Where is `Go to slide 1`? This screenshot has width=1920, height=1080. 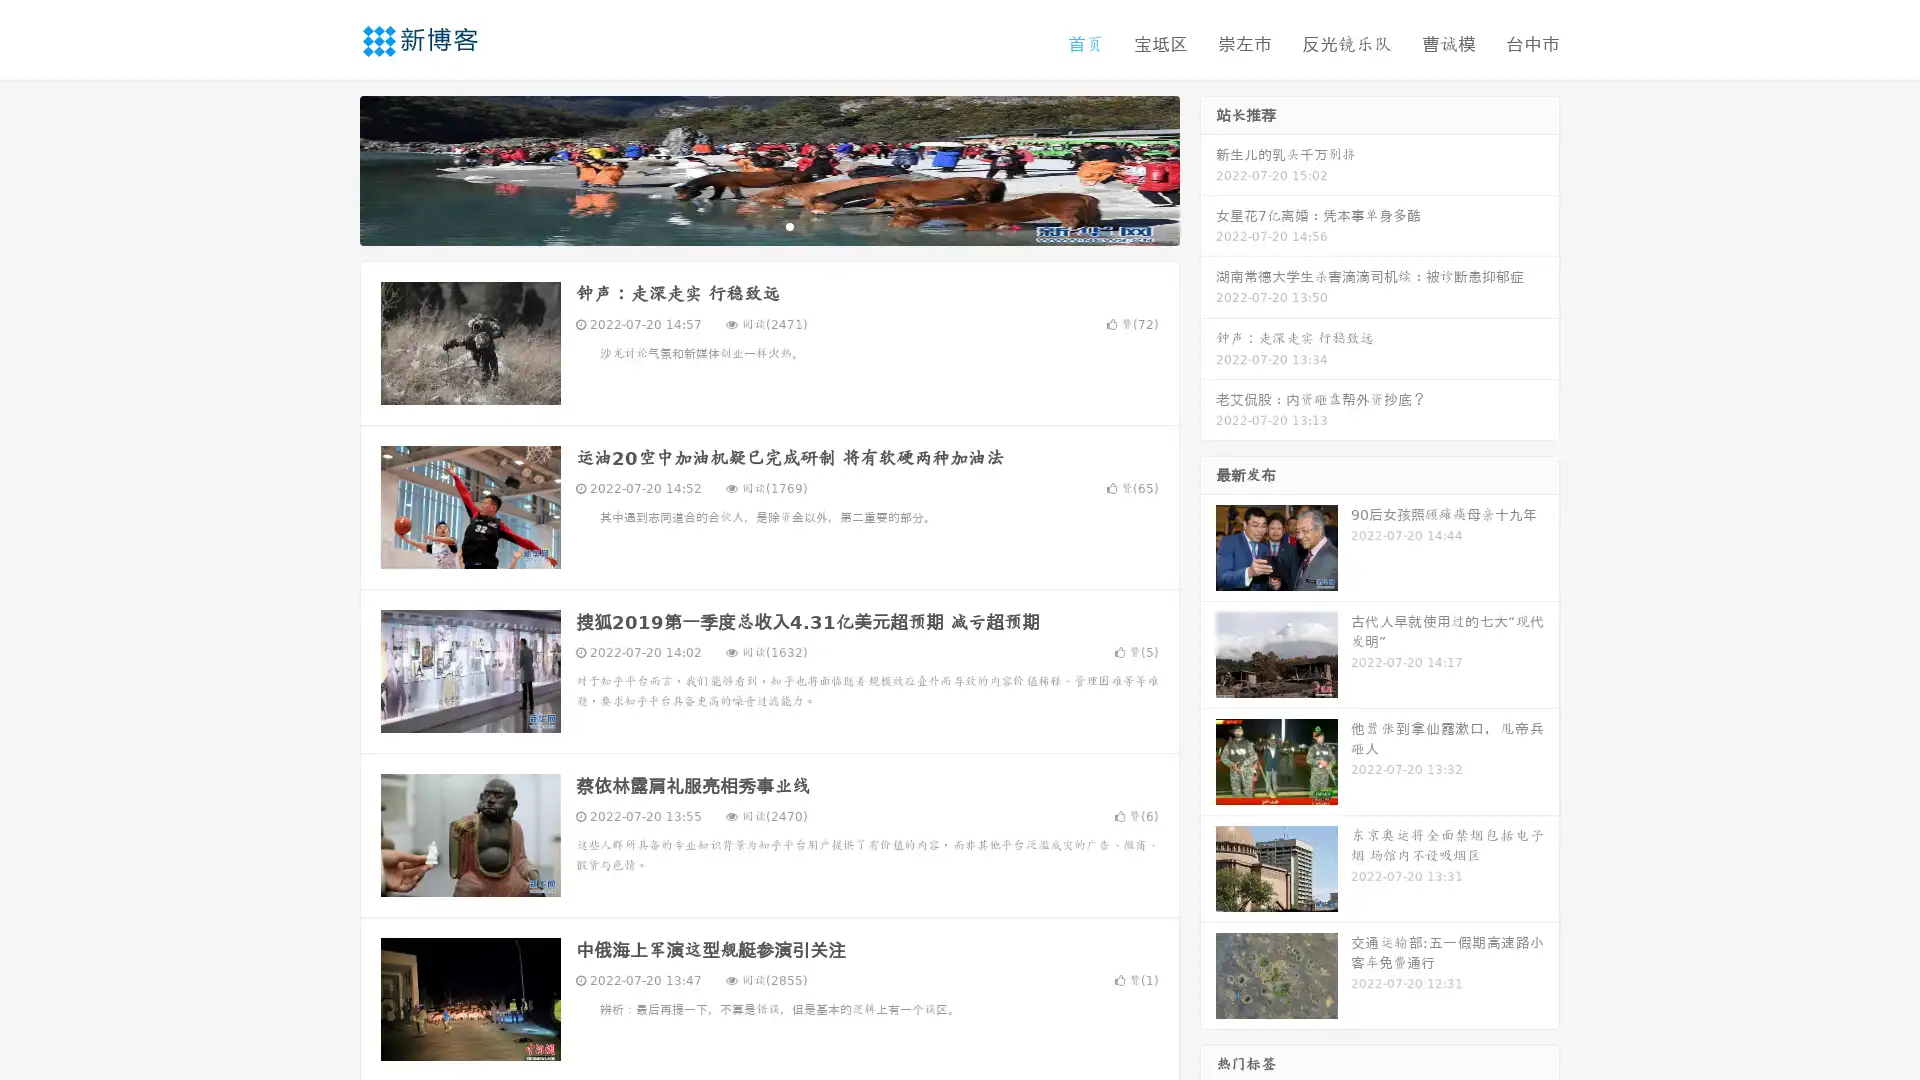 Go to slide 1 is located at coordinates (748, 225).